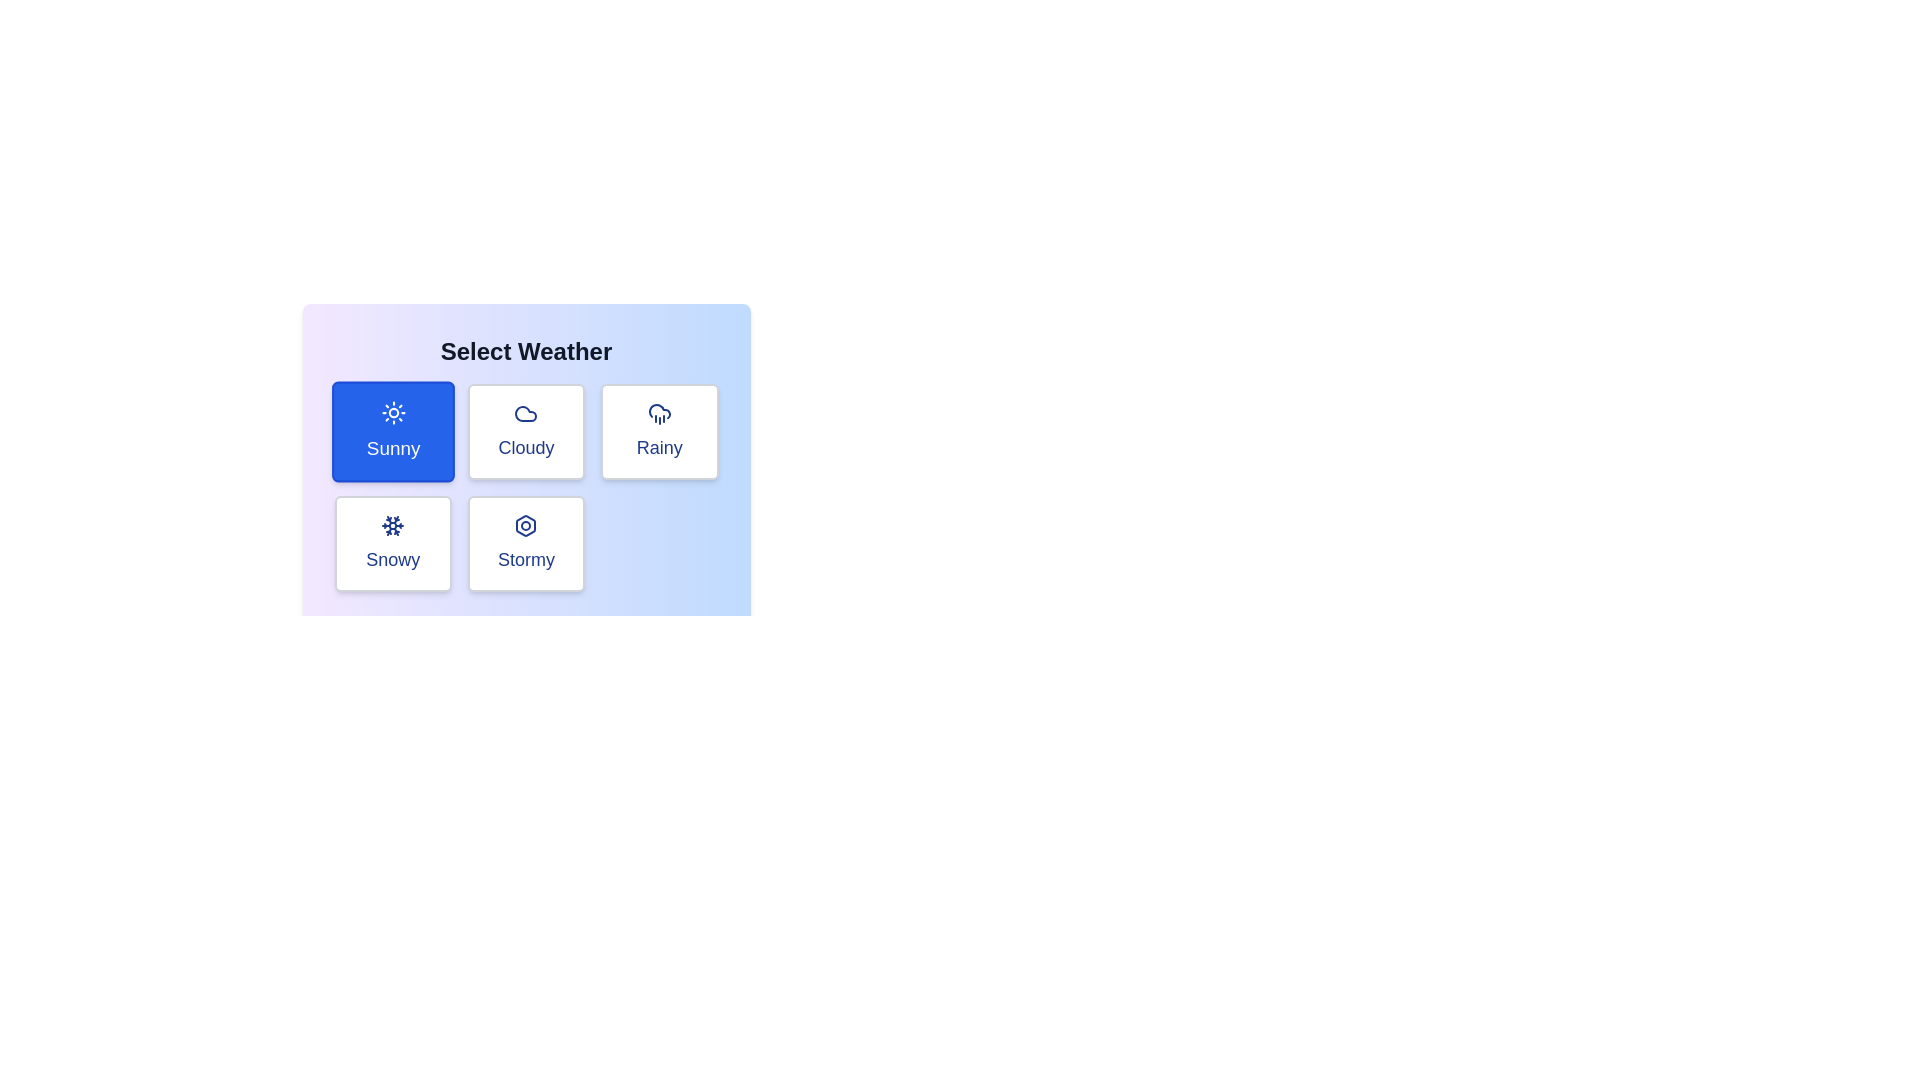 The image size is (1920, 1080). Describe the element at coordinates (659, 431) in the screenshot. I see `the 'Rainy' option button located in the top-right part of the 3x2 grid layout, which is the third button in the first row` at that location.